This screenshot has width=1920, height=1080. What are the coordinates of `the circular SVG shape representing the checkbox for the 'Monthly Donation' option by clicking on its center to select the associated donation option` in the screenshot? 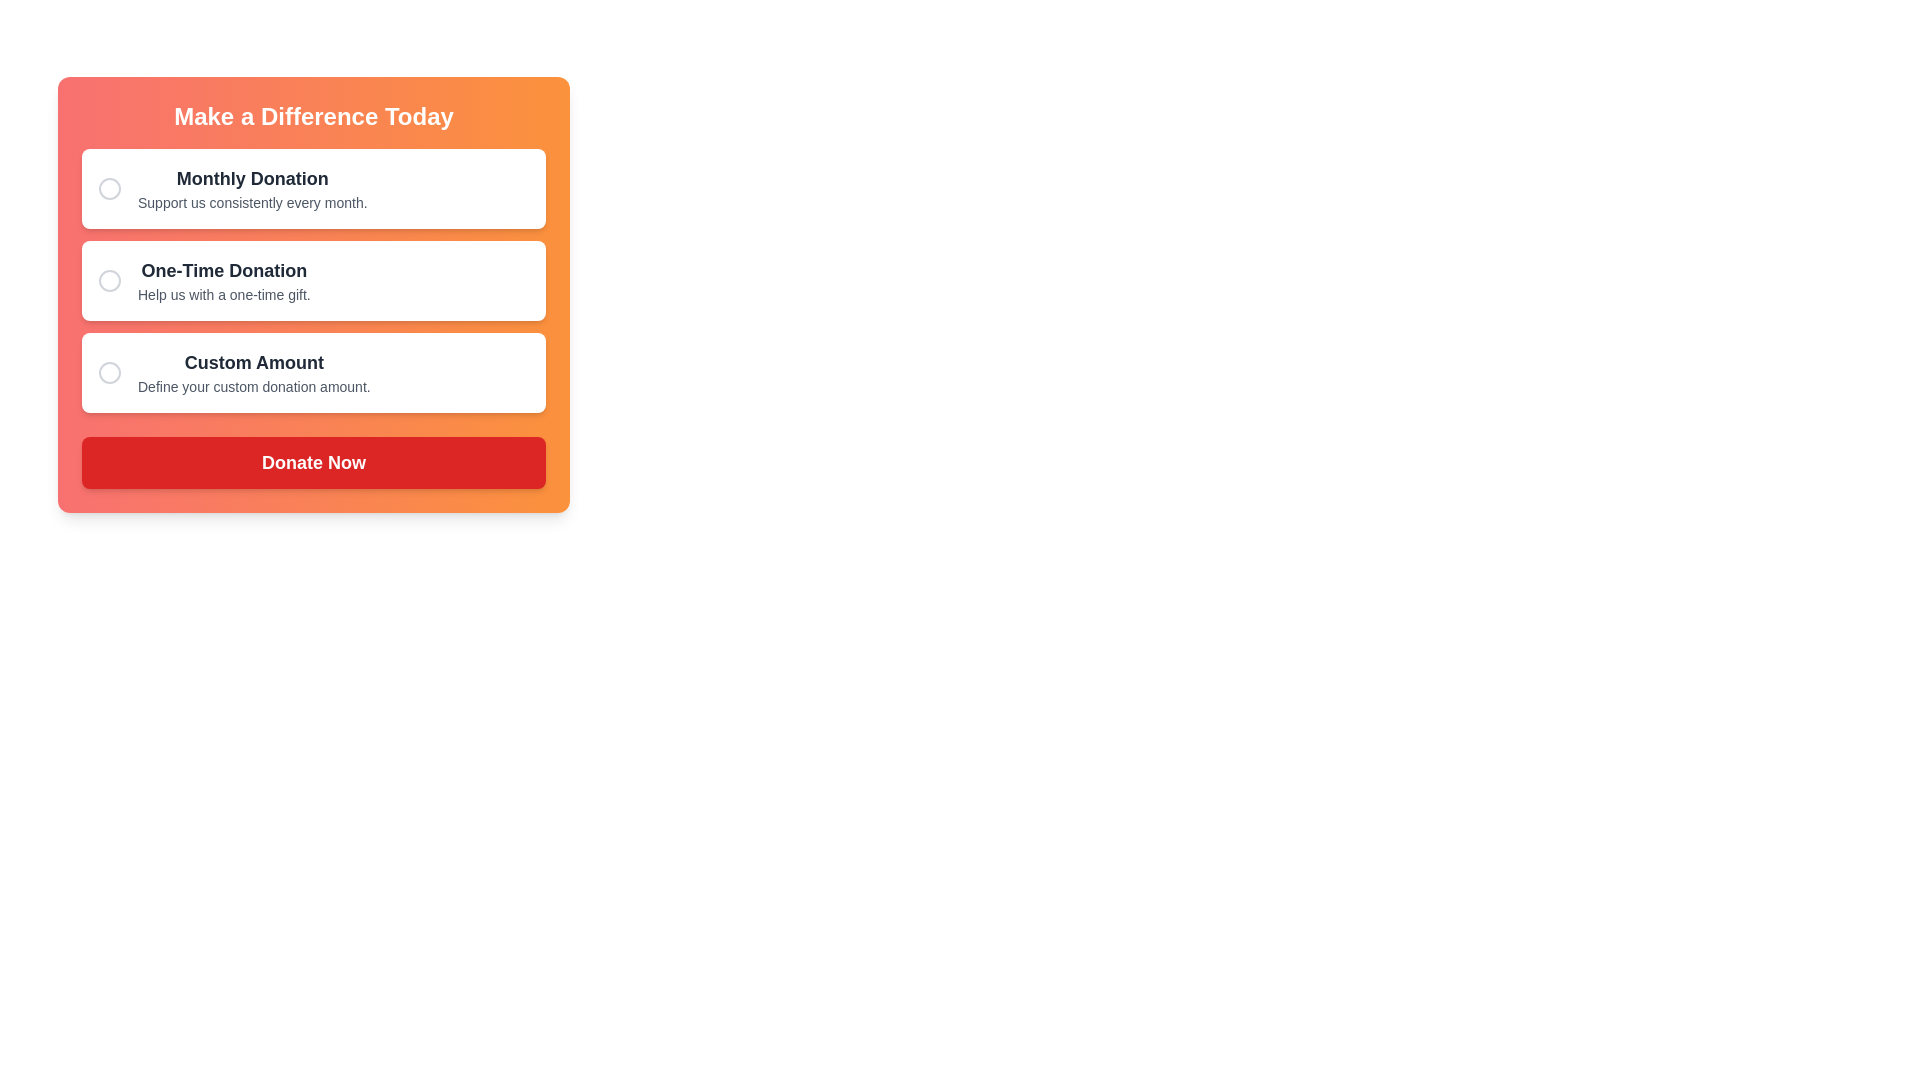 It's located at (109, 189).